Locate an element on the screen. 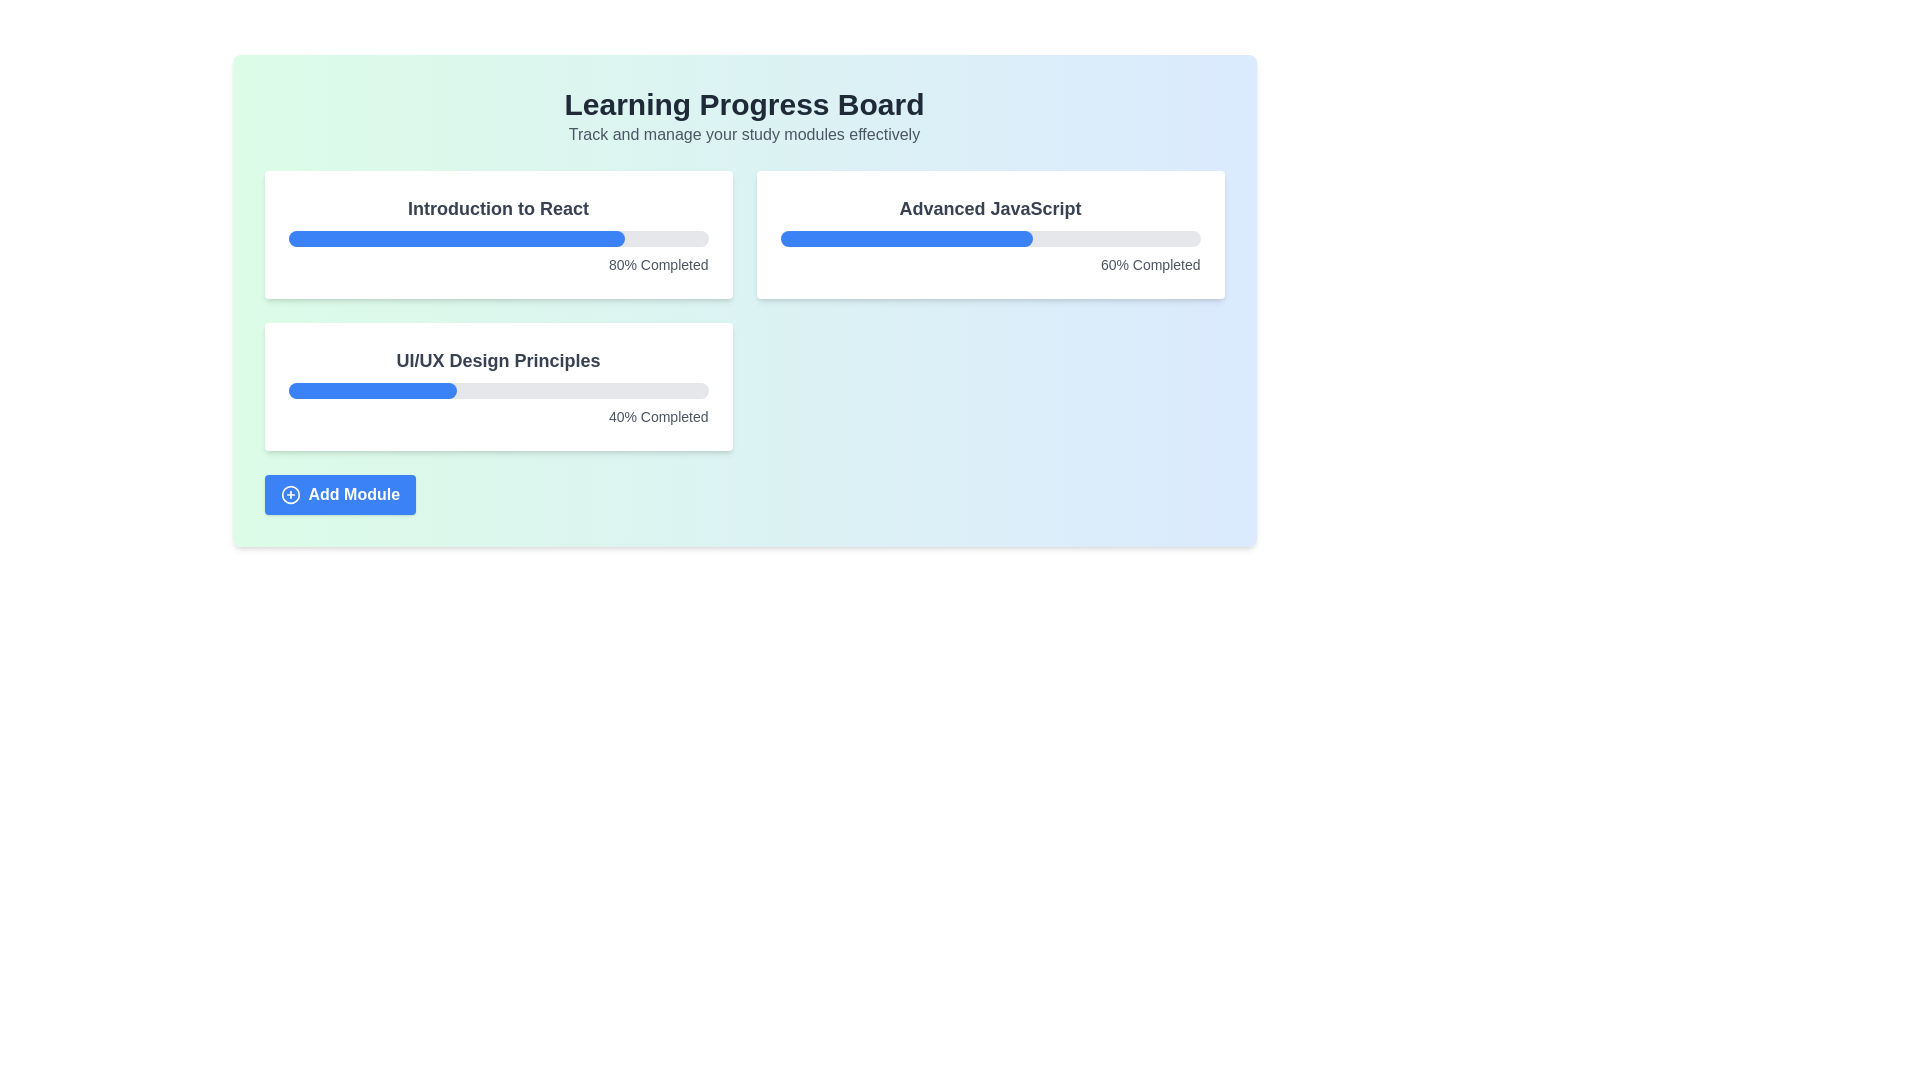  the horizontal progress bar styled with rounded ends, indicating 60% completion, located below the 'Advanced JavaScript' title is located at coordinates (990, 238).